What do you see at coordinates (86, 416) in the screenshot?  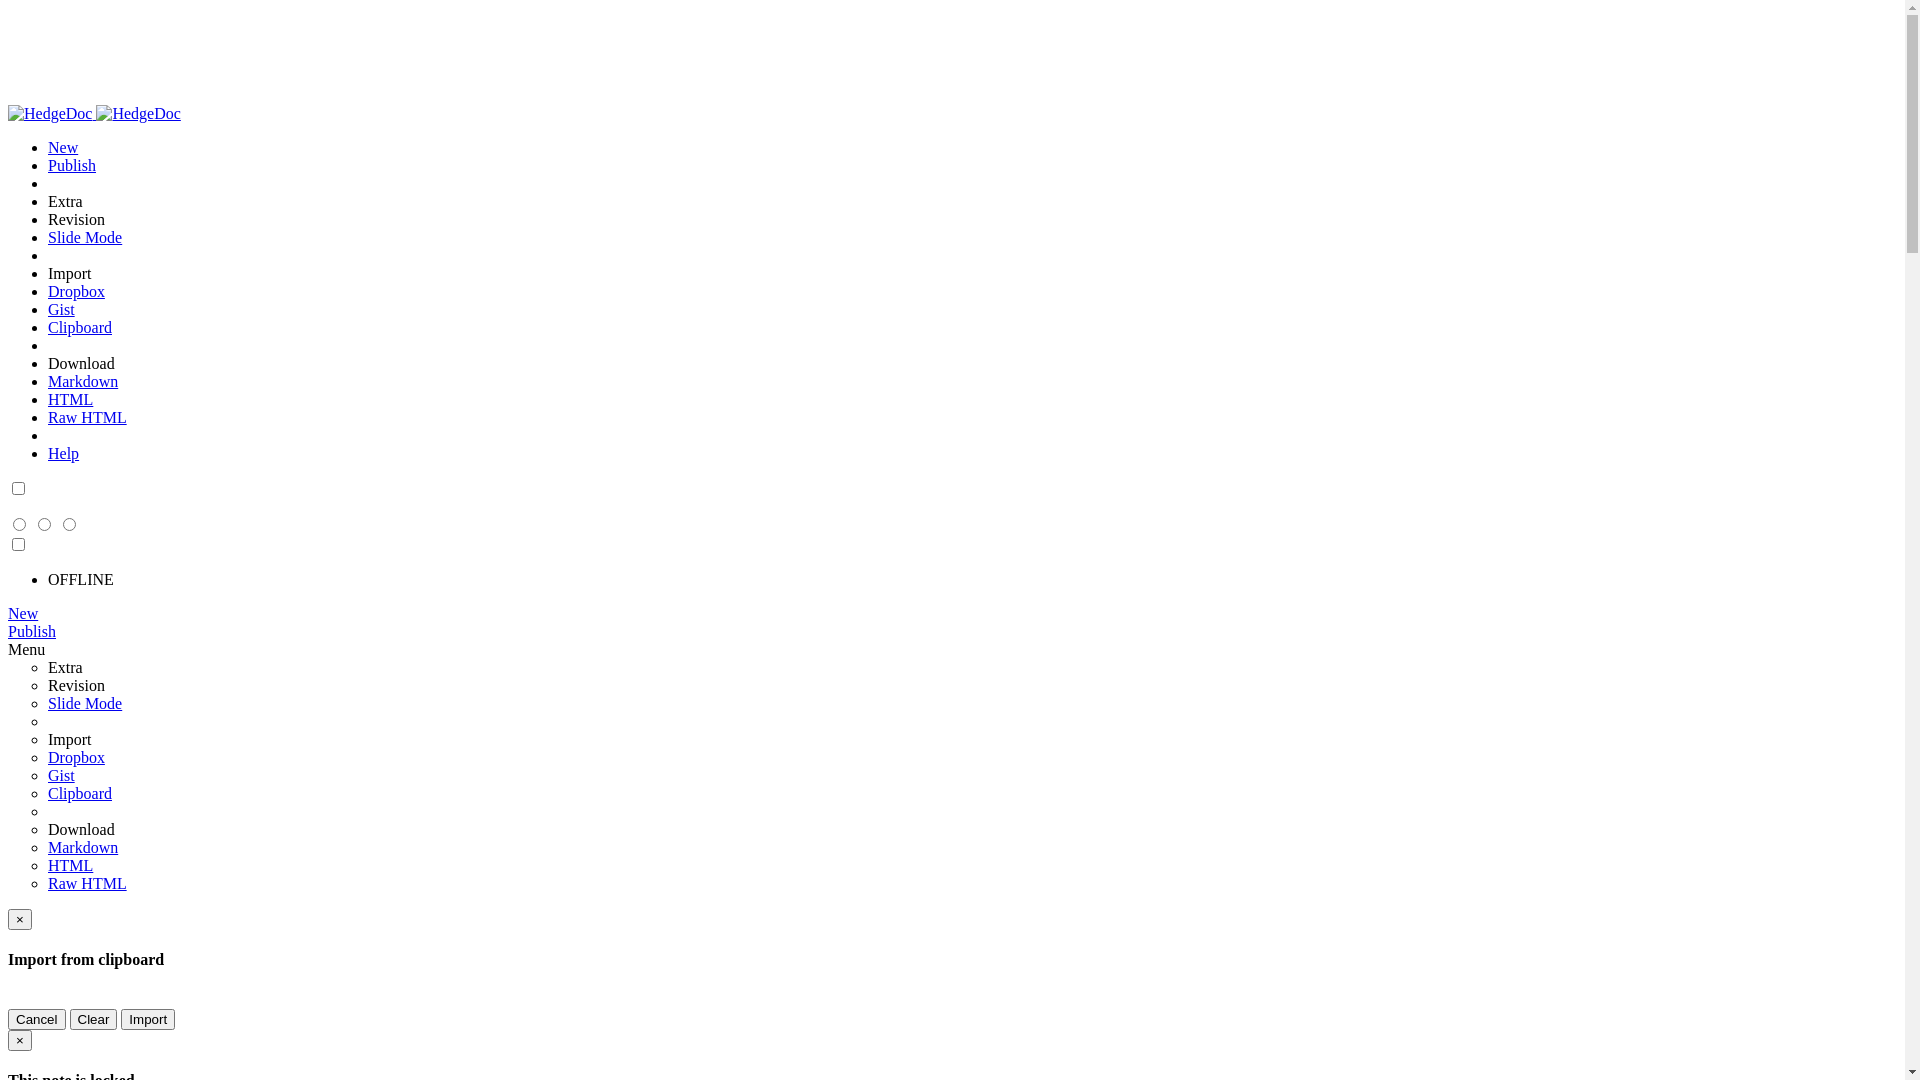 I see `'Raw HTML'` at bounding box center [86, 416].